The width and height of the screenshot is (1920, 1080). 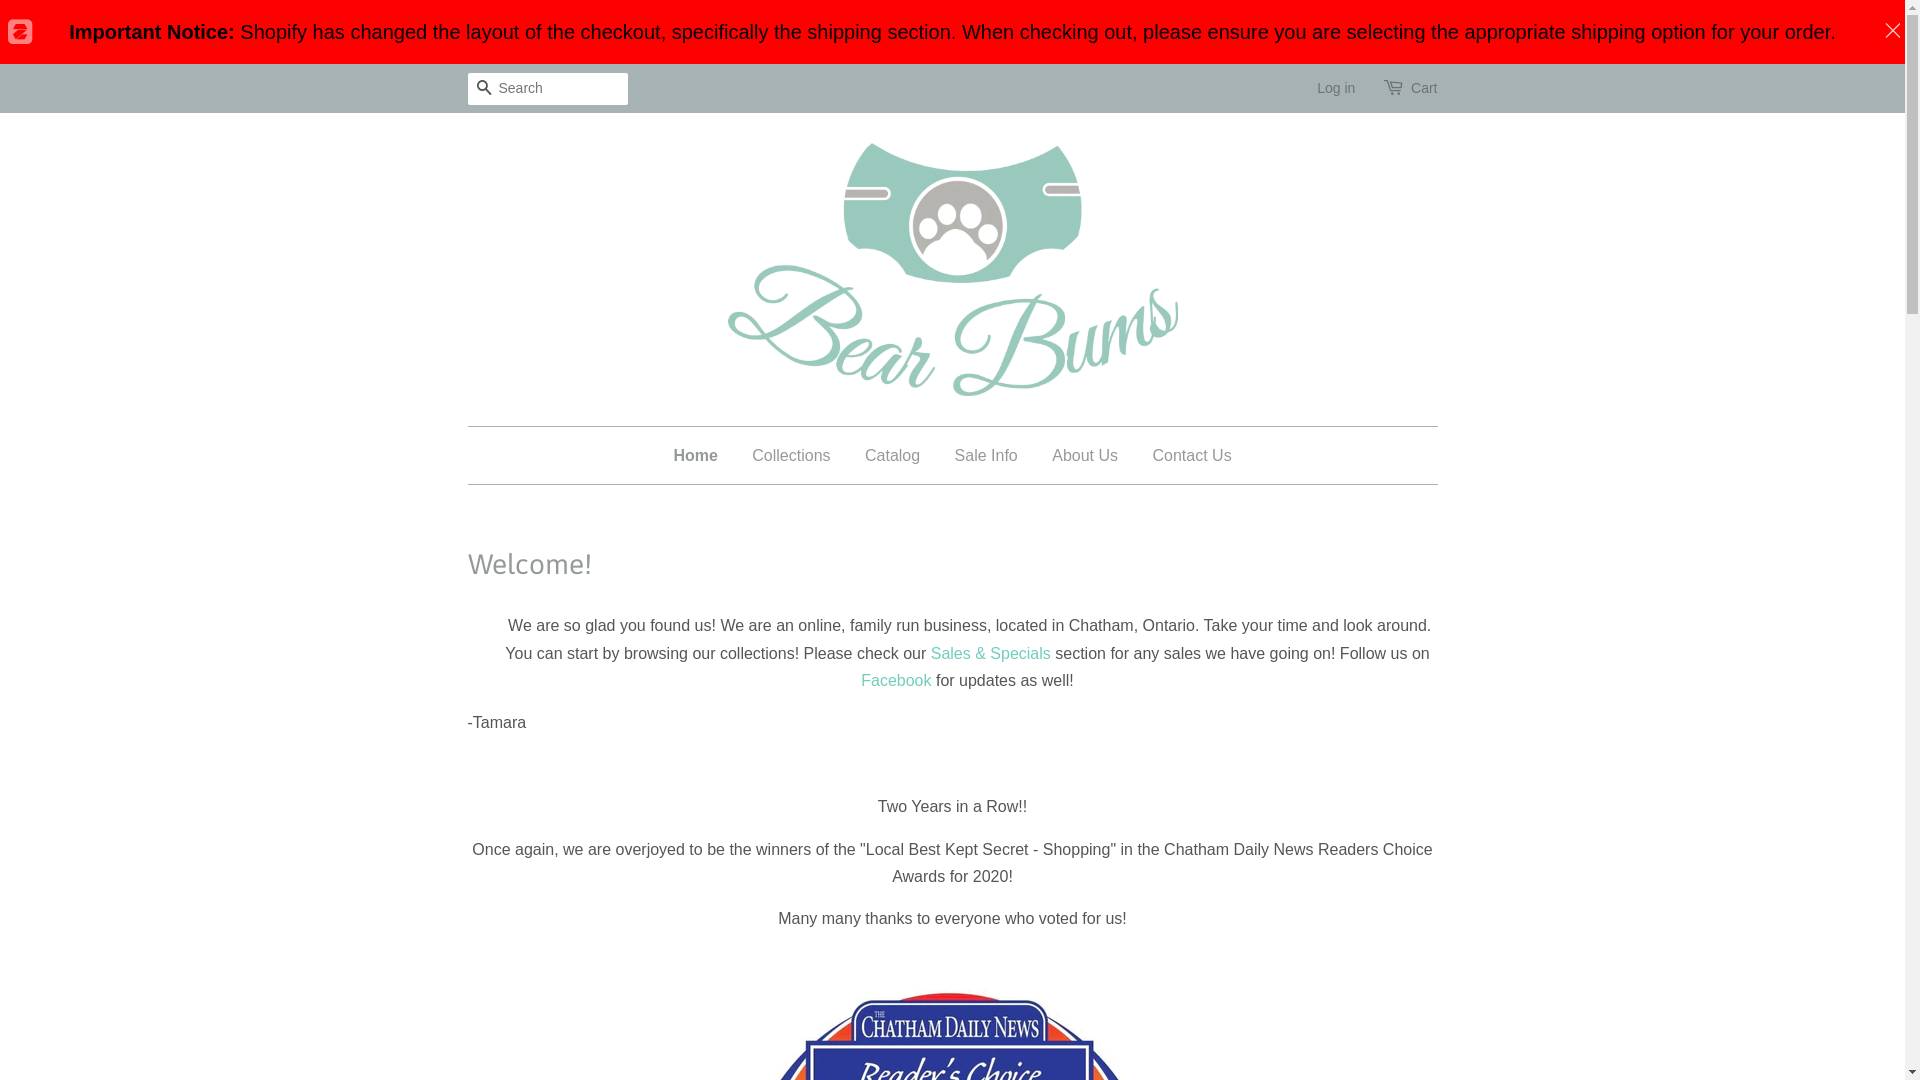 I want to click on 'Cart', so click(x=1423, y=87).